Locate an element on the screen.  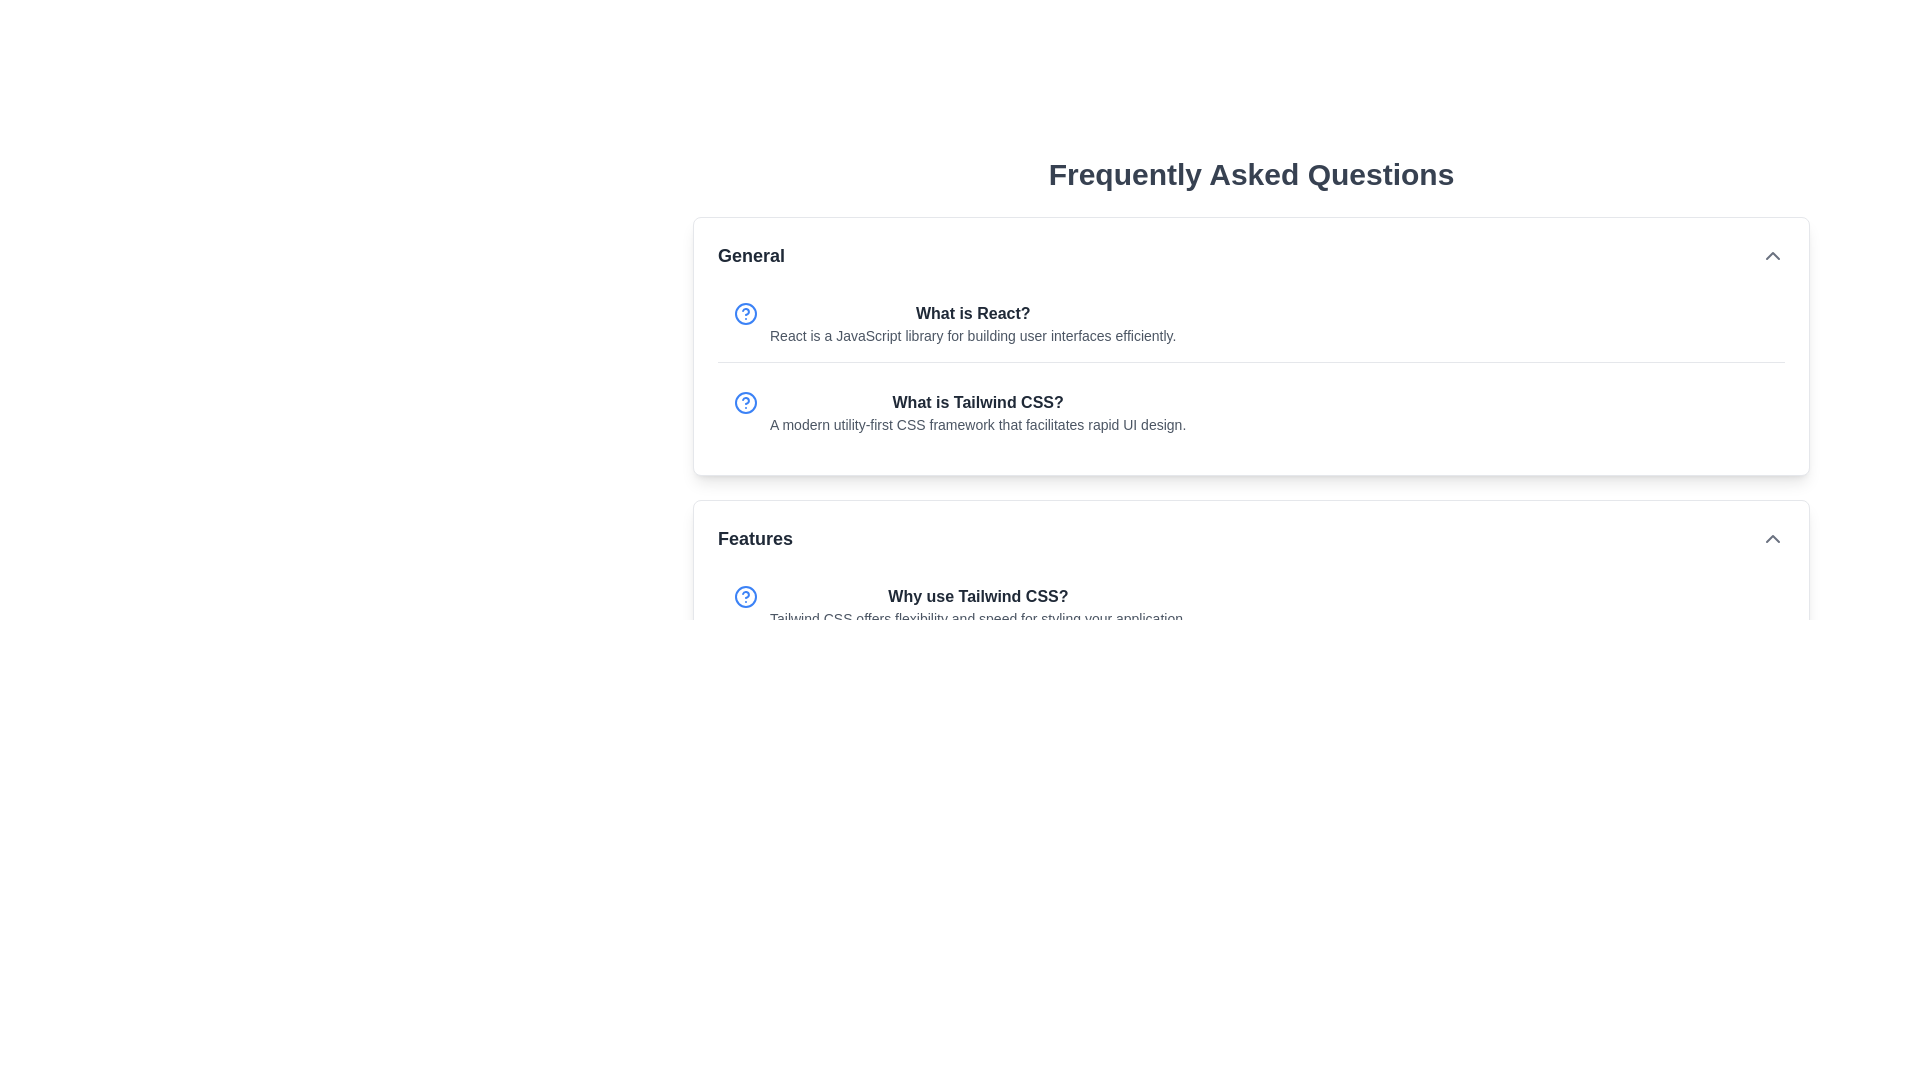
the Collapsible section header titled 'Features', which has a chevron icon is located at coordinates (1250, 538).